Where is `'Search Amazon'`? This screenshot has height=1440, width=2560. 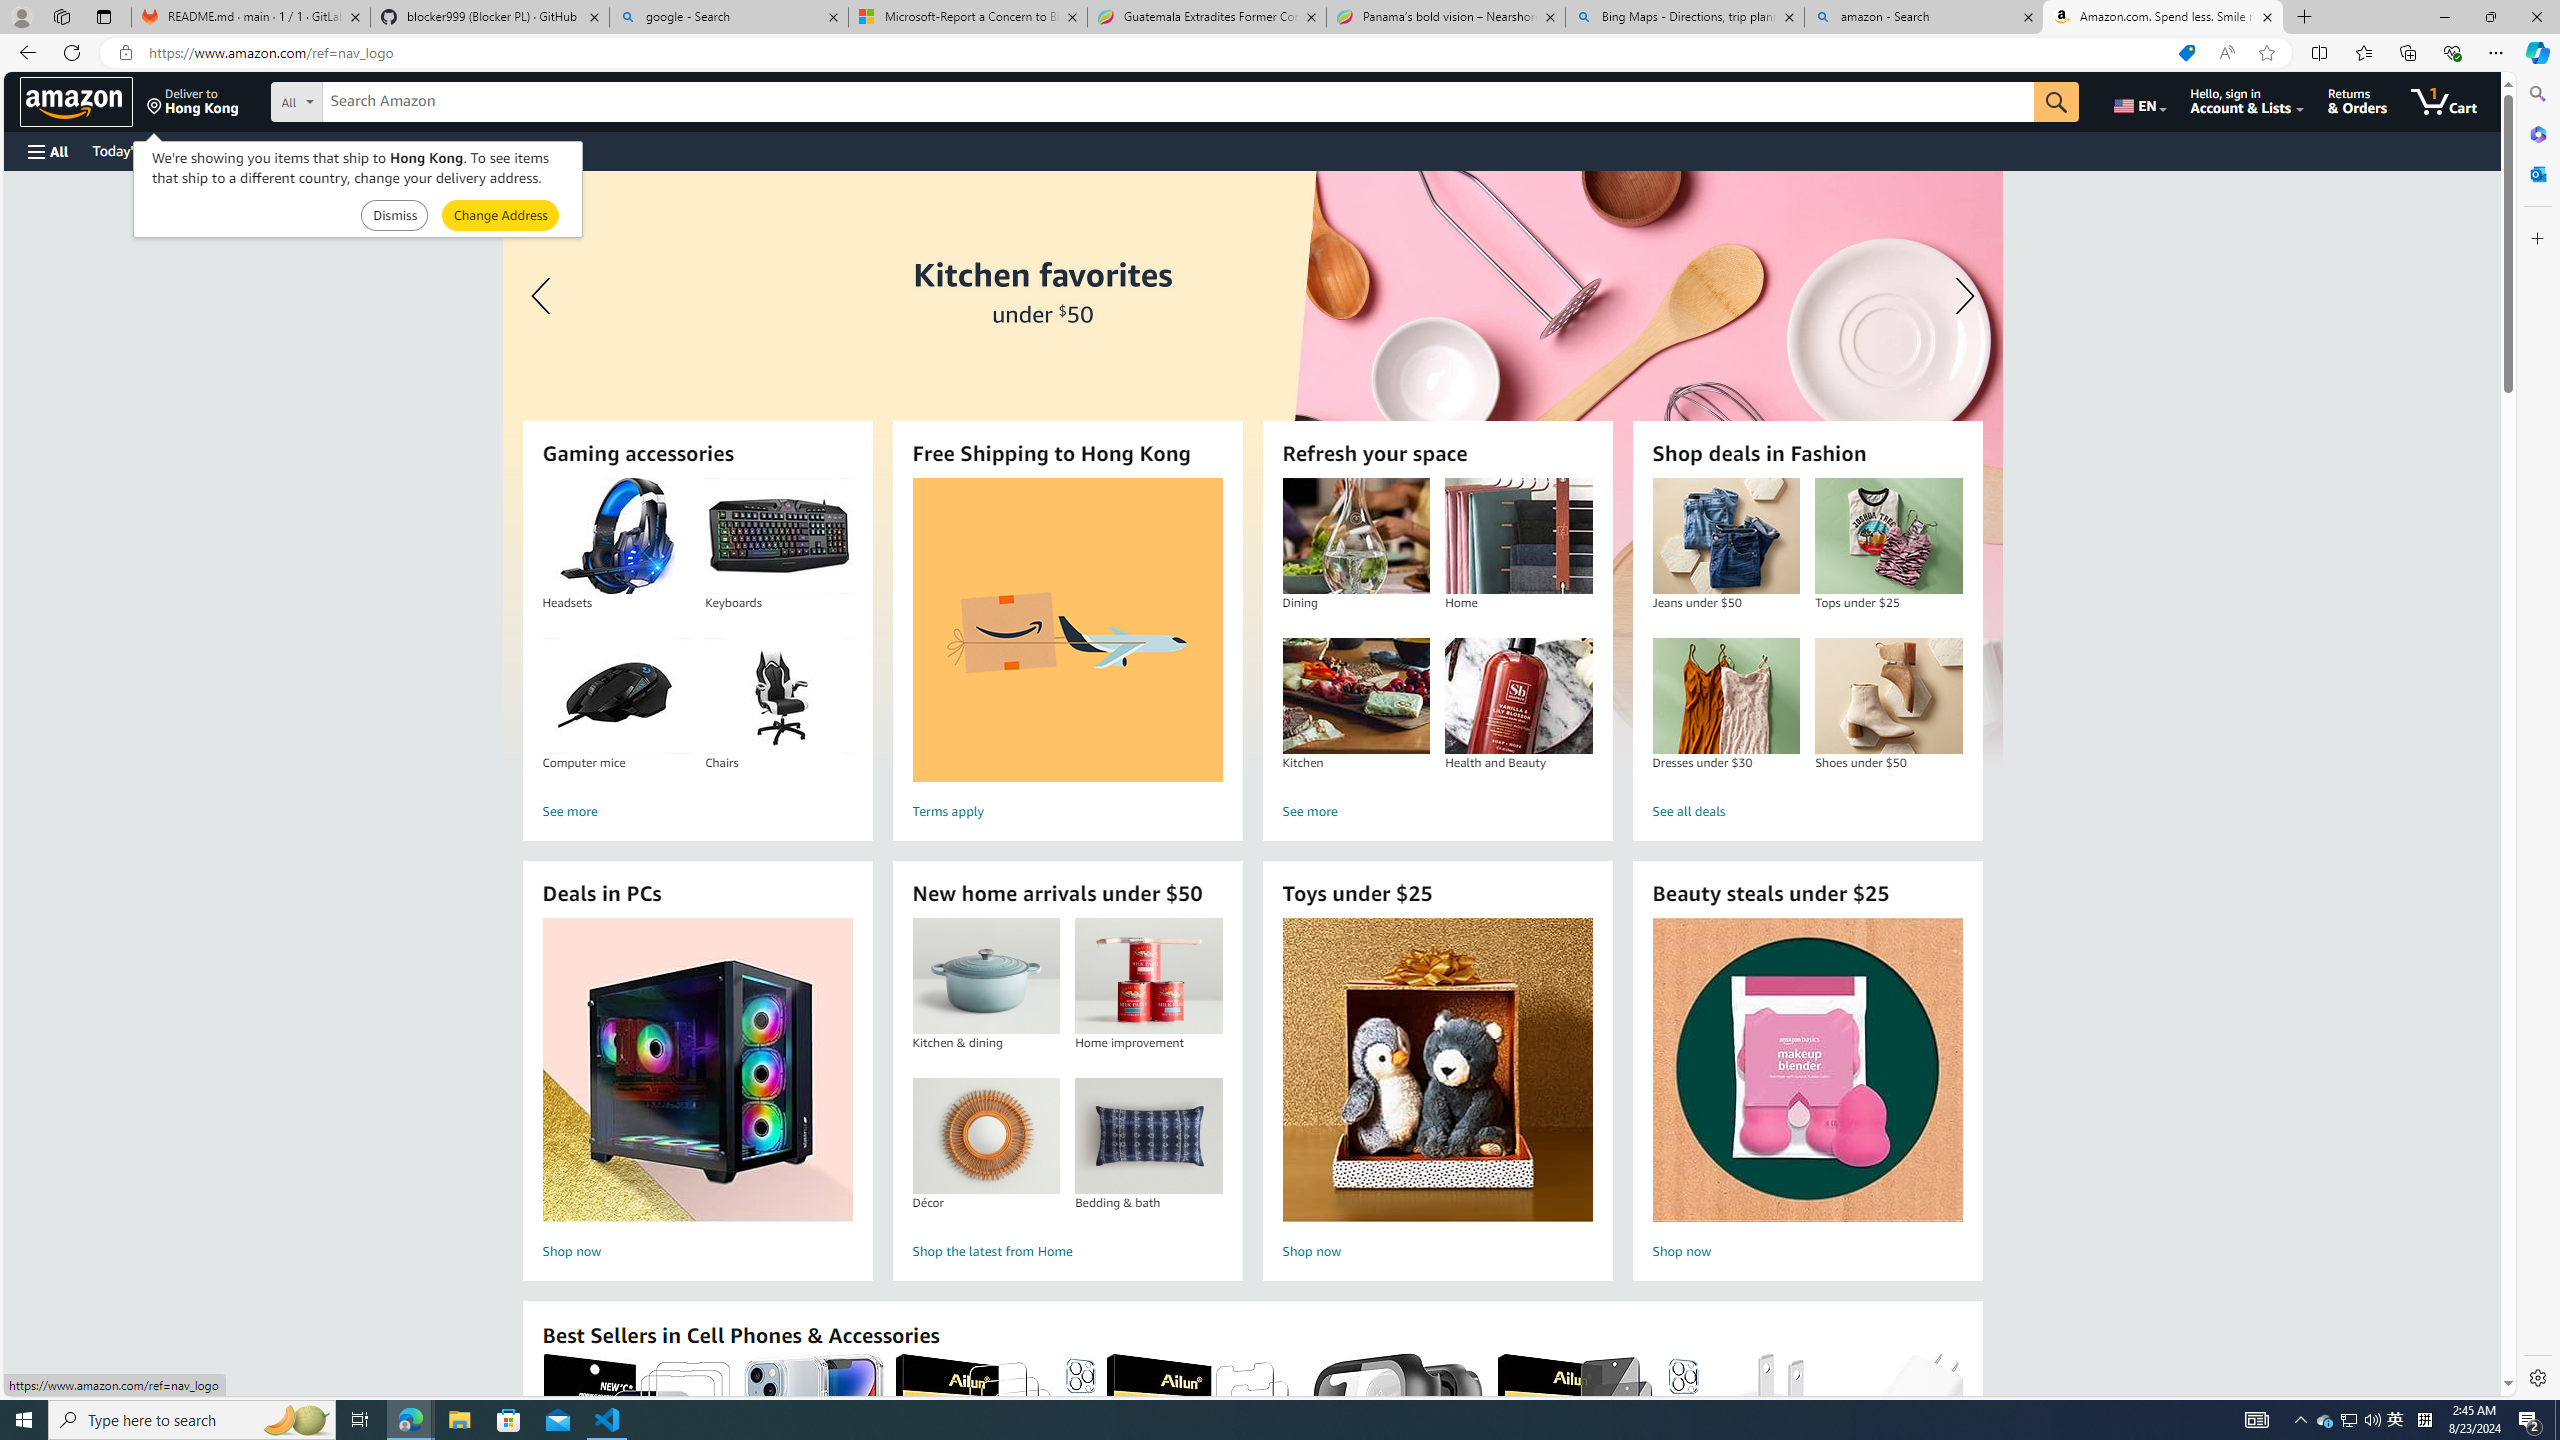 'Search Amazon' is located at coordinates (1178, 102).